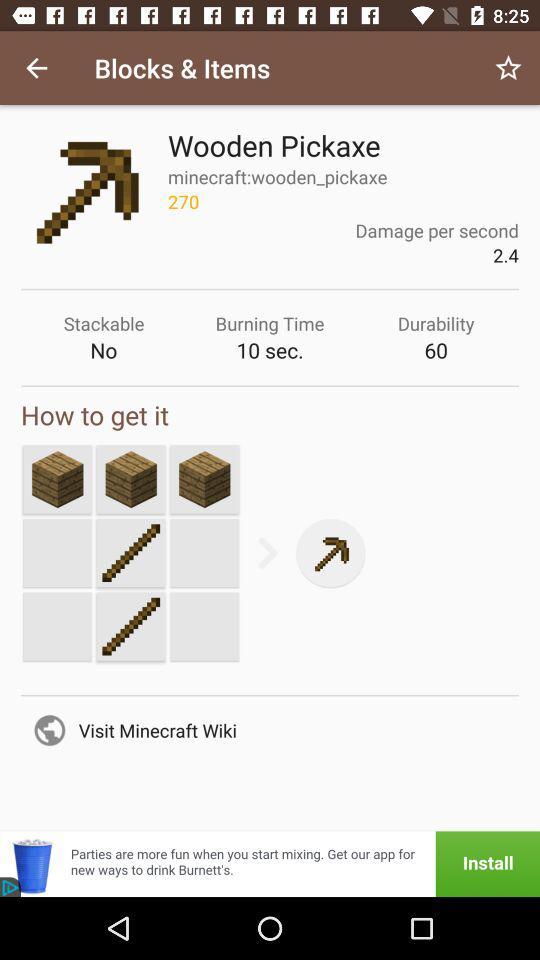  Describe the element at coordinates (57, 479) in the screenshot. I see `click on box` at that location.